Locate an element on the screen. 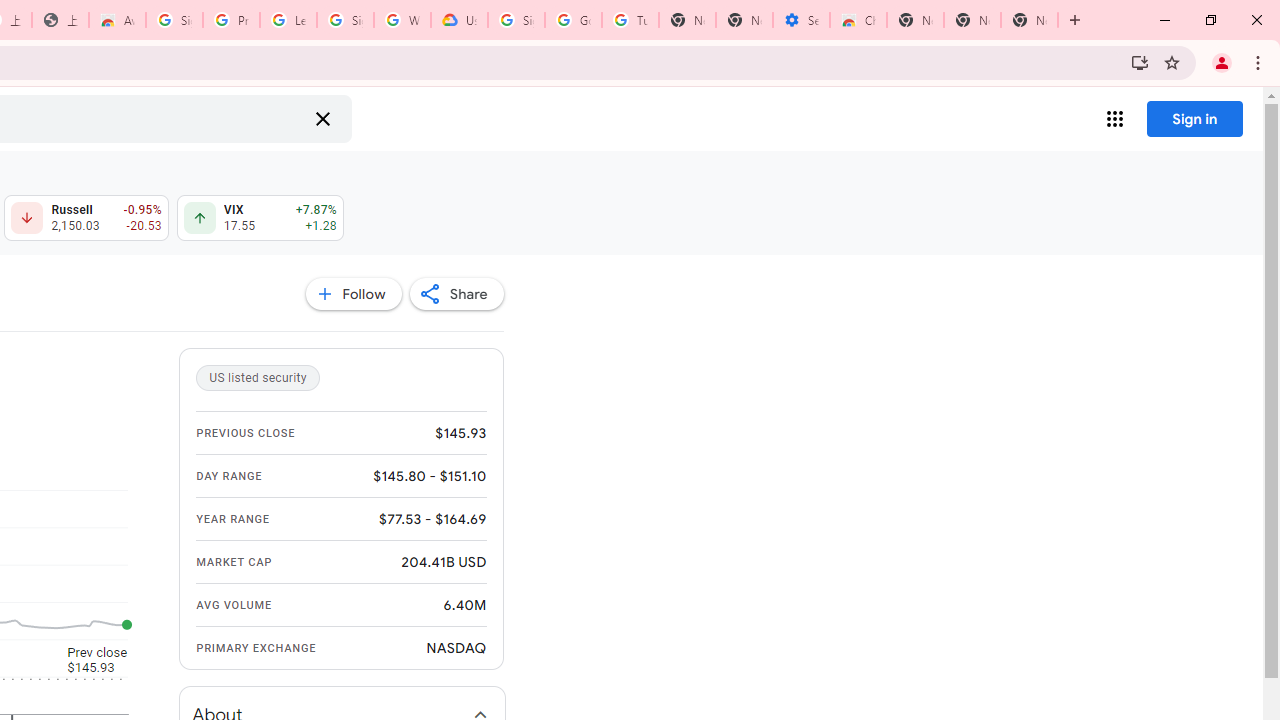 The width and height of the screenshot is (1280, 720). 'Google Account Help' is located at coordinates (572, 20).